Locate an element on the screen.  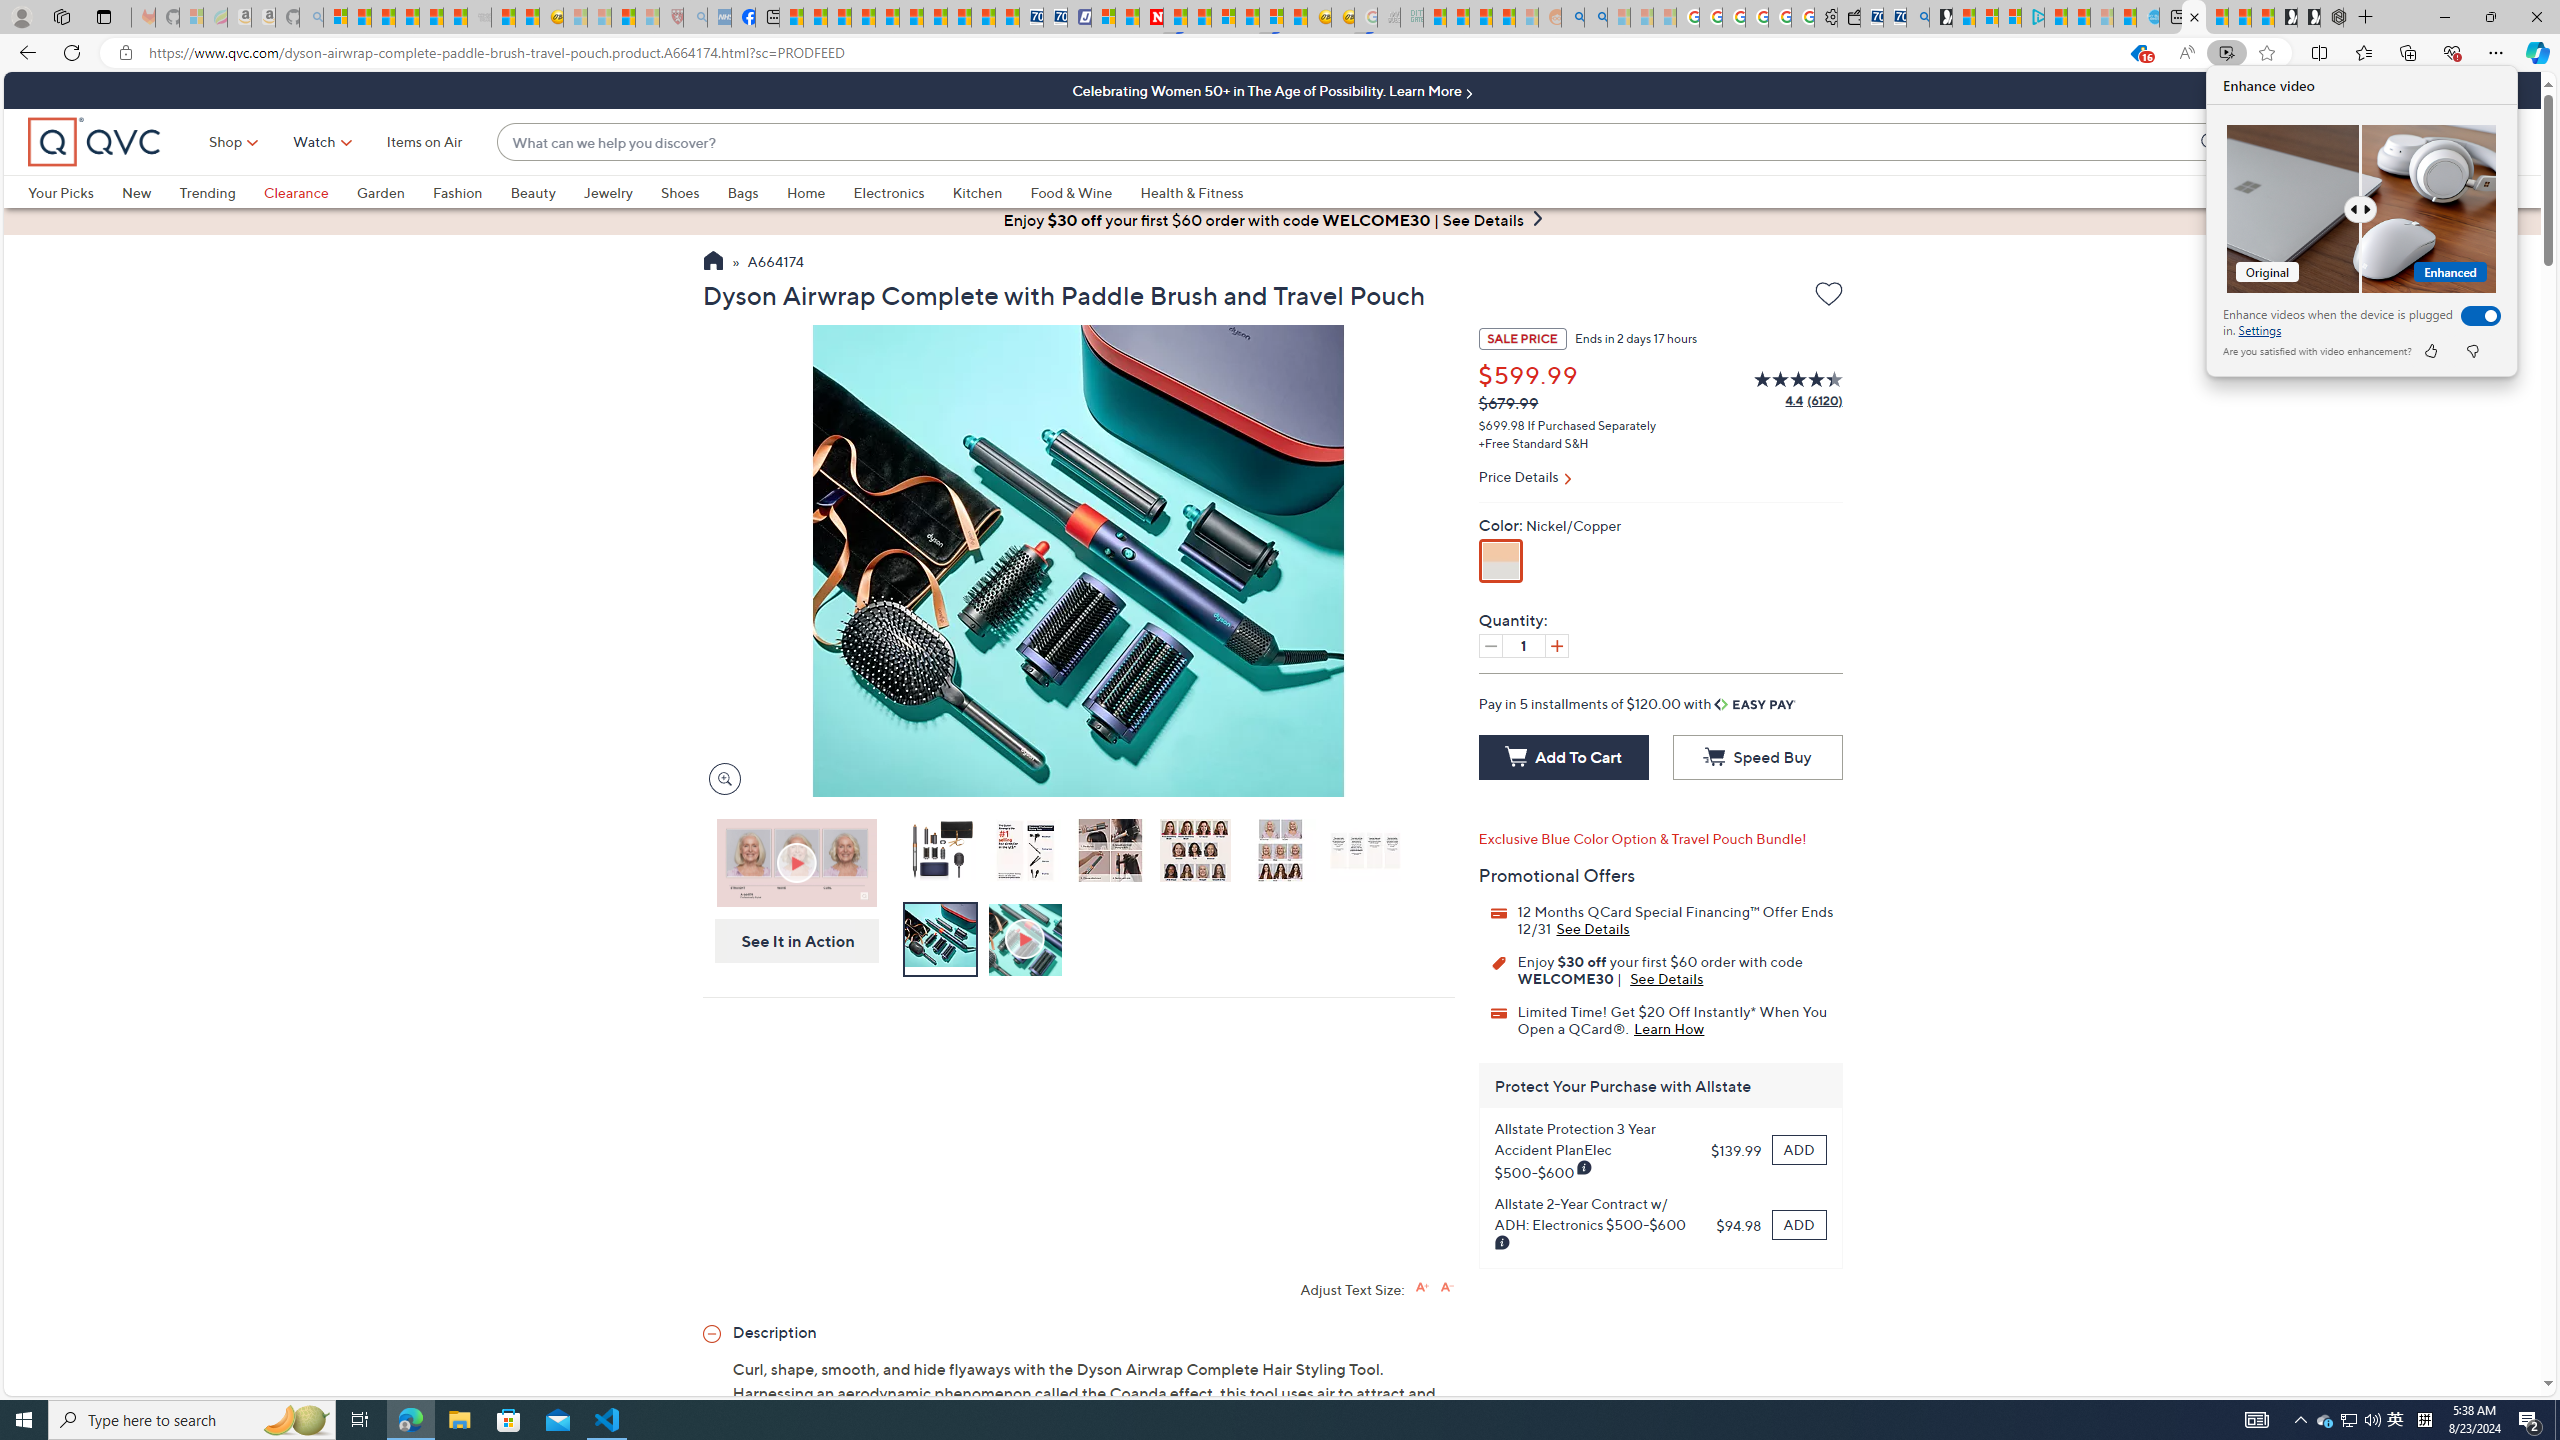
'See It in Action' is located at coordinates (790, 941).